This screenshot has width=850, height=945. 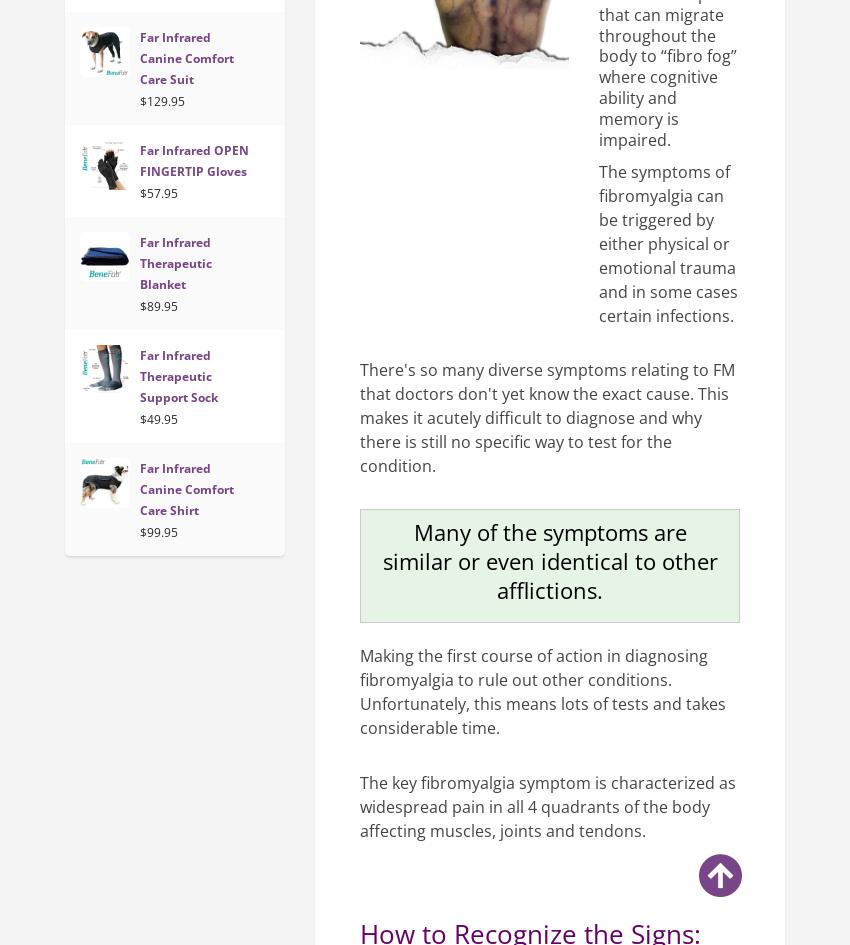 What do you see at coordinates (139, 530) in the screenshot?
I see `'$99.95'` at bounding box center [139, 530].